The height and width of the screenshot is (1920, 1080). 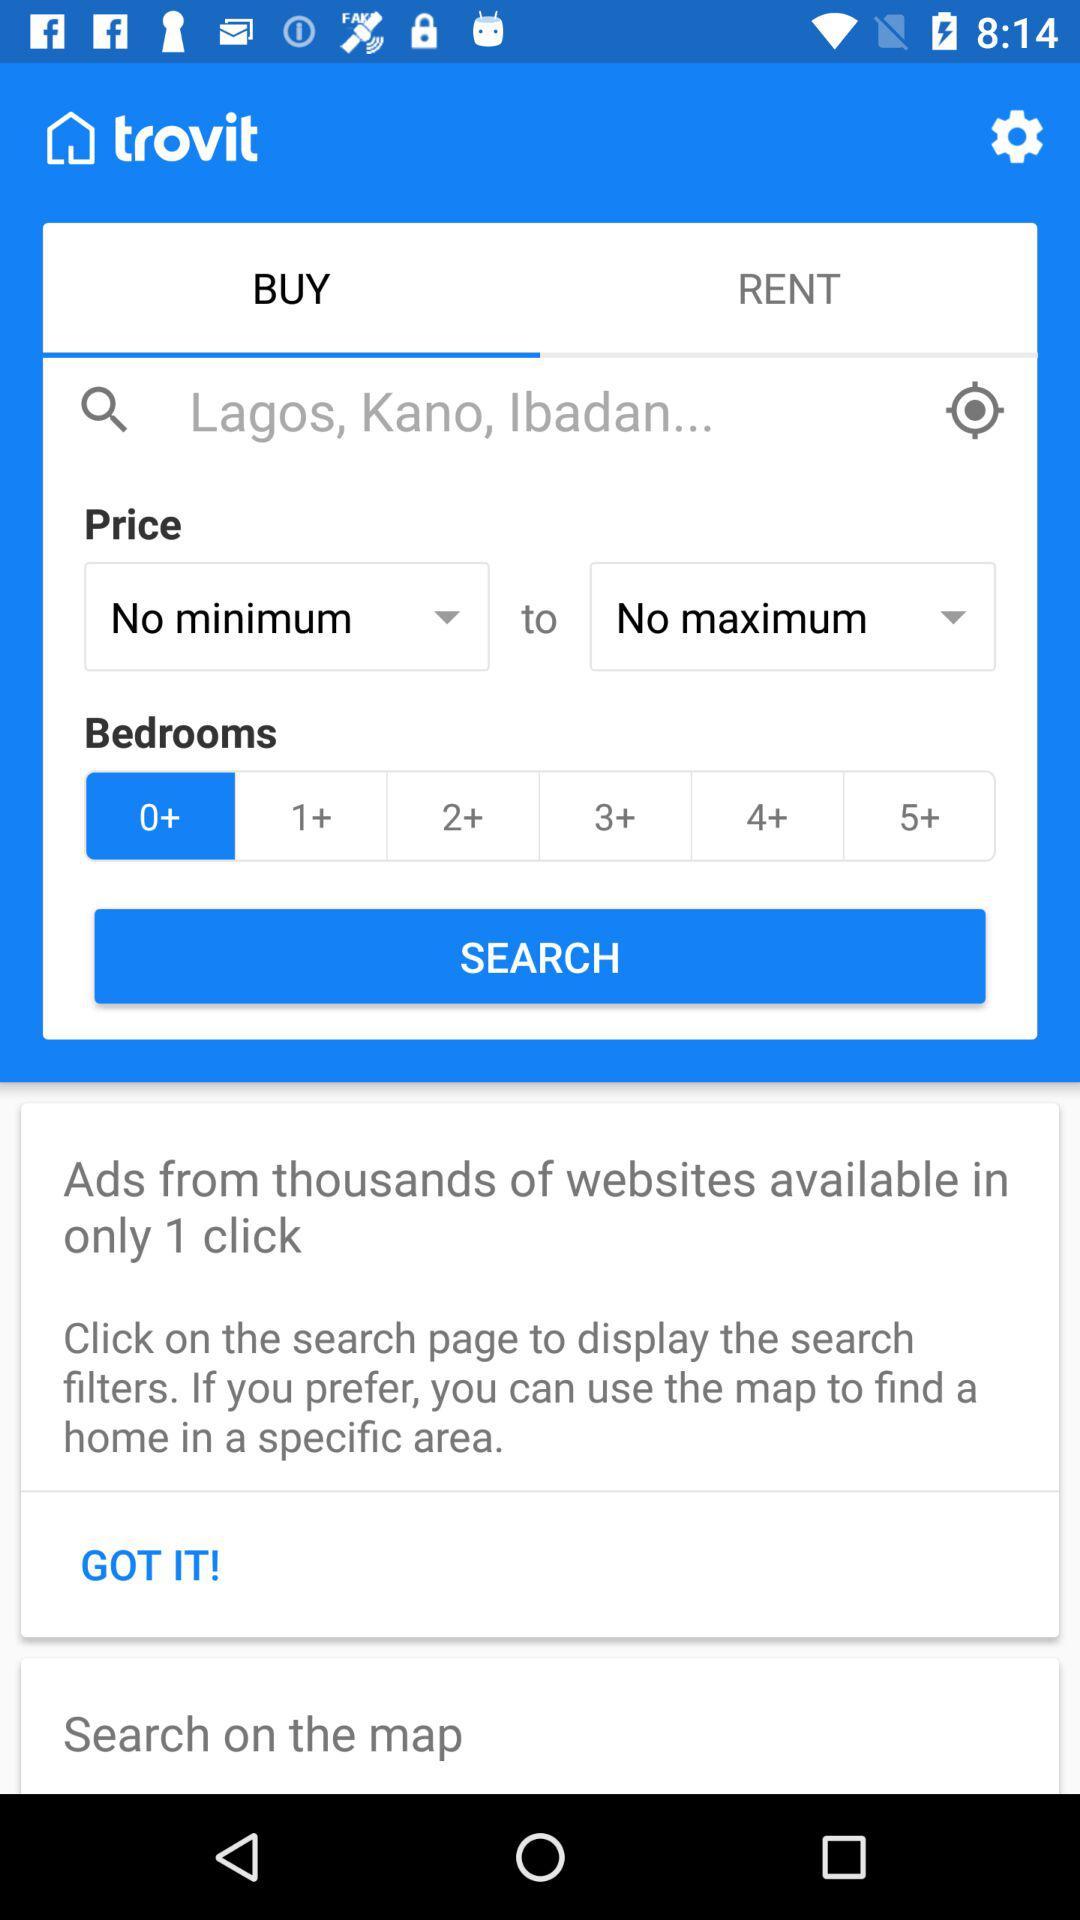 What do you see at coordinates (555, 409) in the screenshot?
I see `search bar` at bounding box center [555, 409].